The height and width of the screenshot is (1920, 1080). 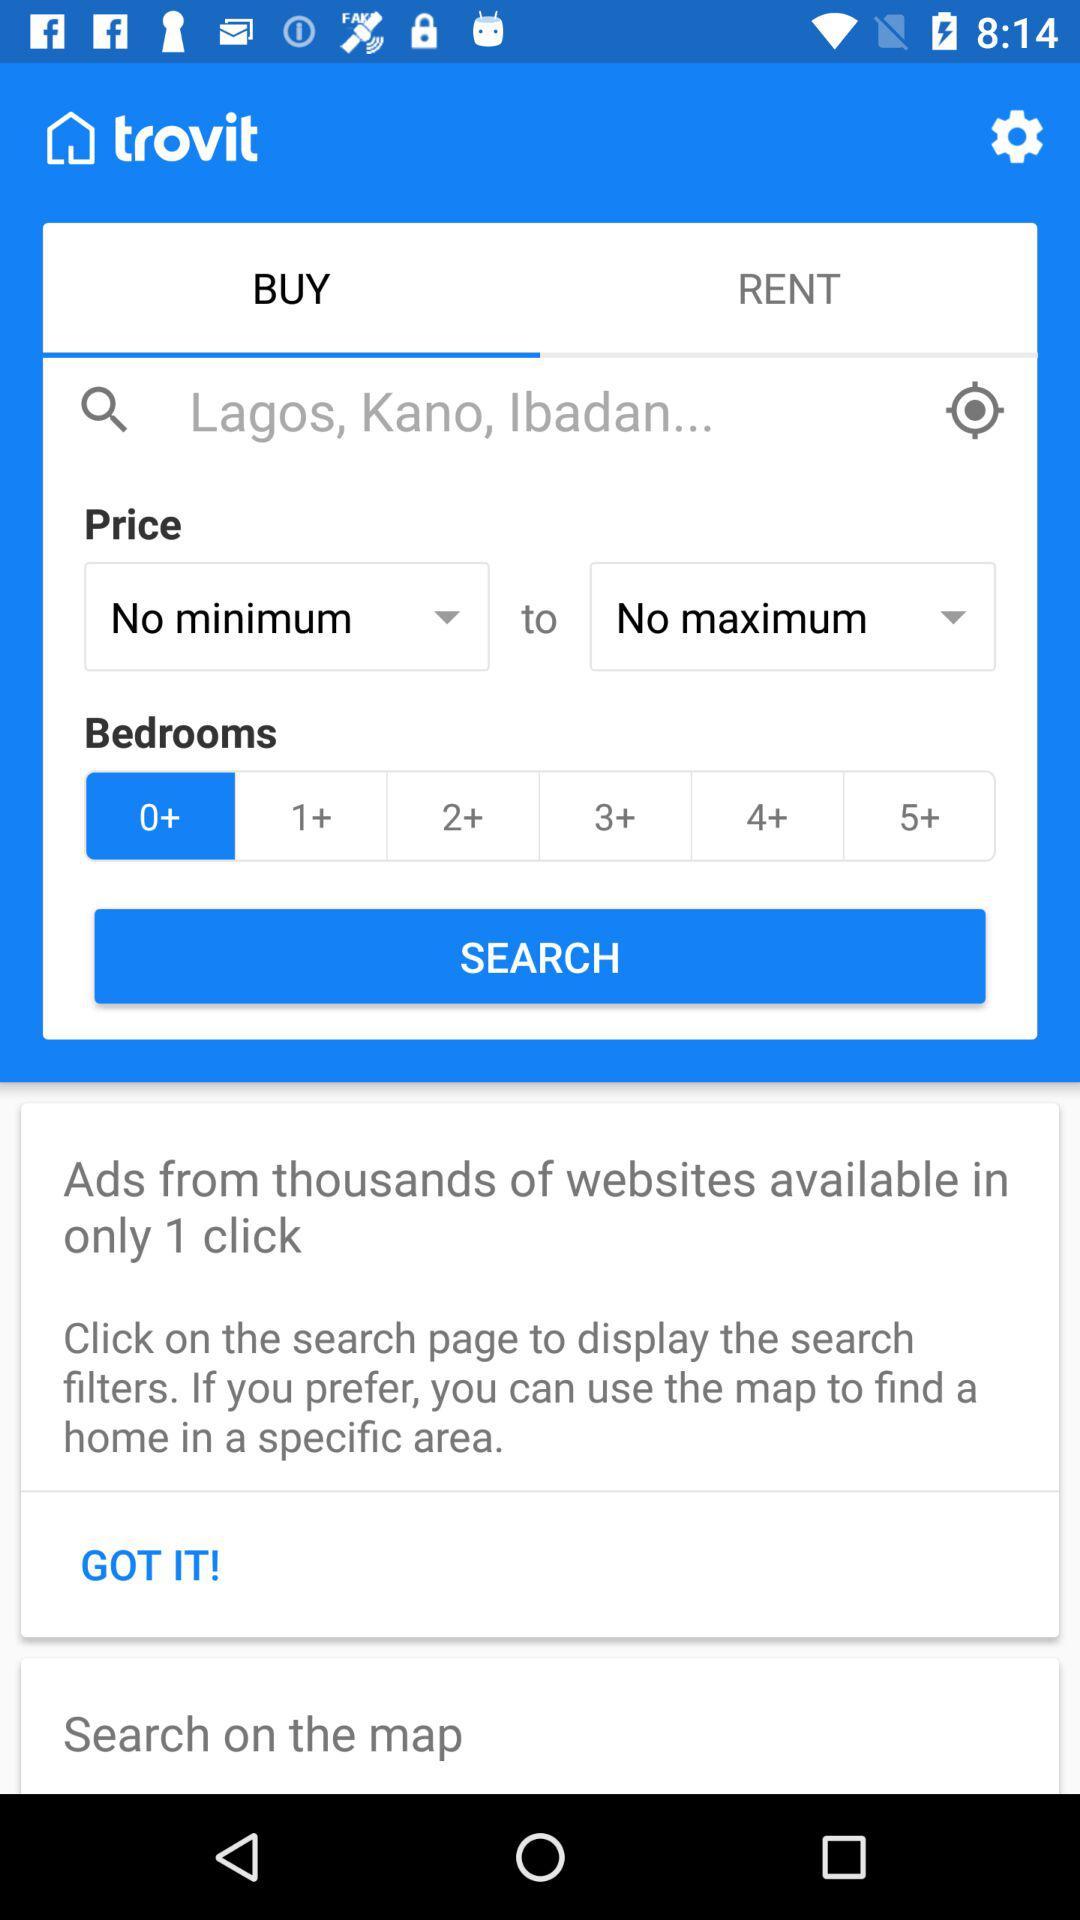 What do you see at coordinates (555, 409) in the screenshot?
I see `search bar` at bounding box center [555, 409].